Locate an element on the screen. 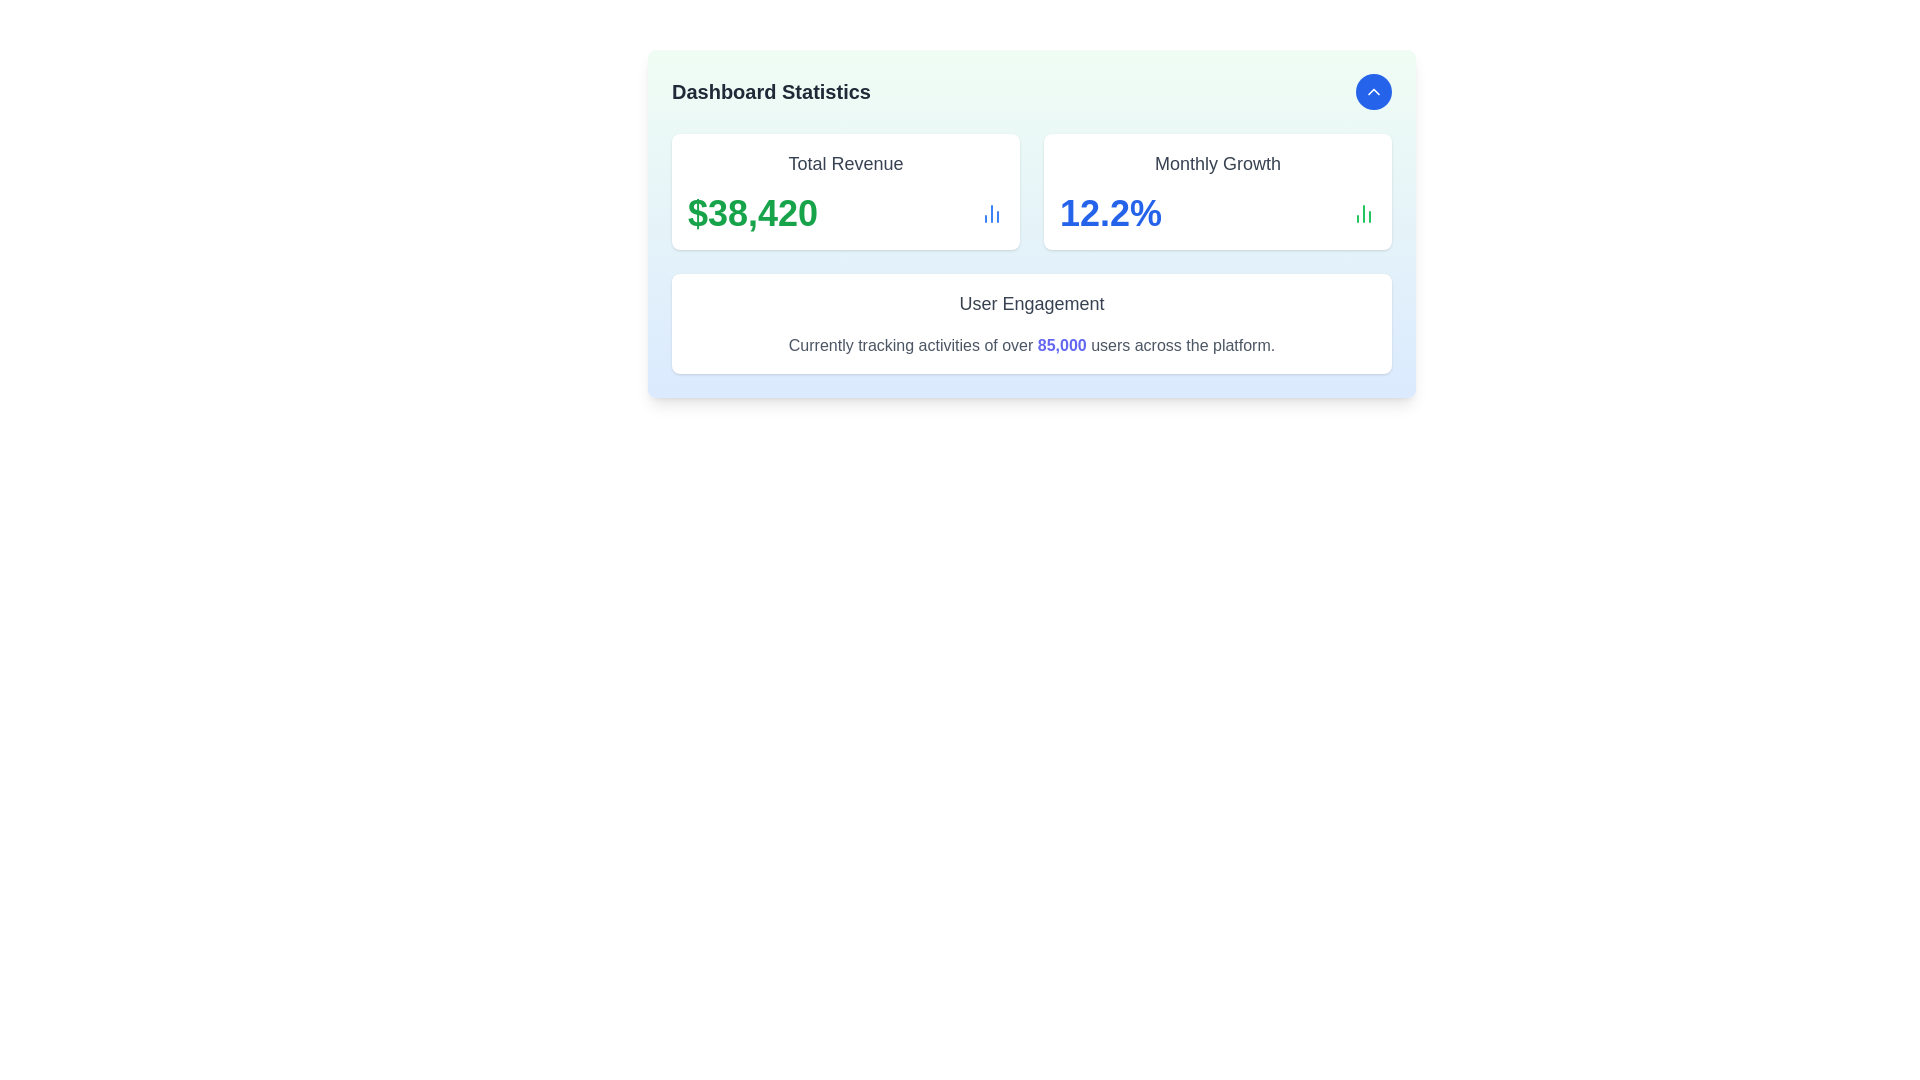 The width and height of the screenshot is (1920, 1080). the text label stating 'Currently tracking activities of over 85,000 users across the platform.', which features '85,000' in bold blue font, located below the 'User Engagement' title in the middle card of the bottom row is located at coordinates (1032, 345).